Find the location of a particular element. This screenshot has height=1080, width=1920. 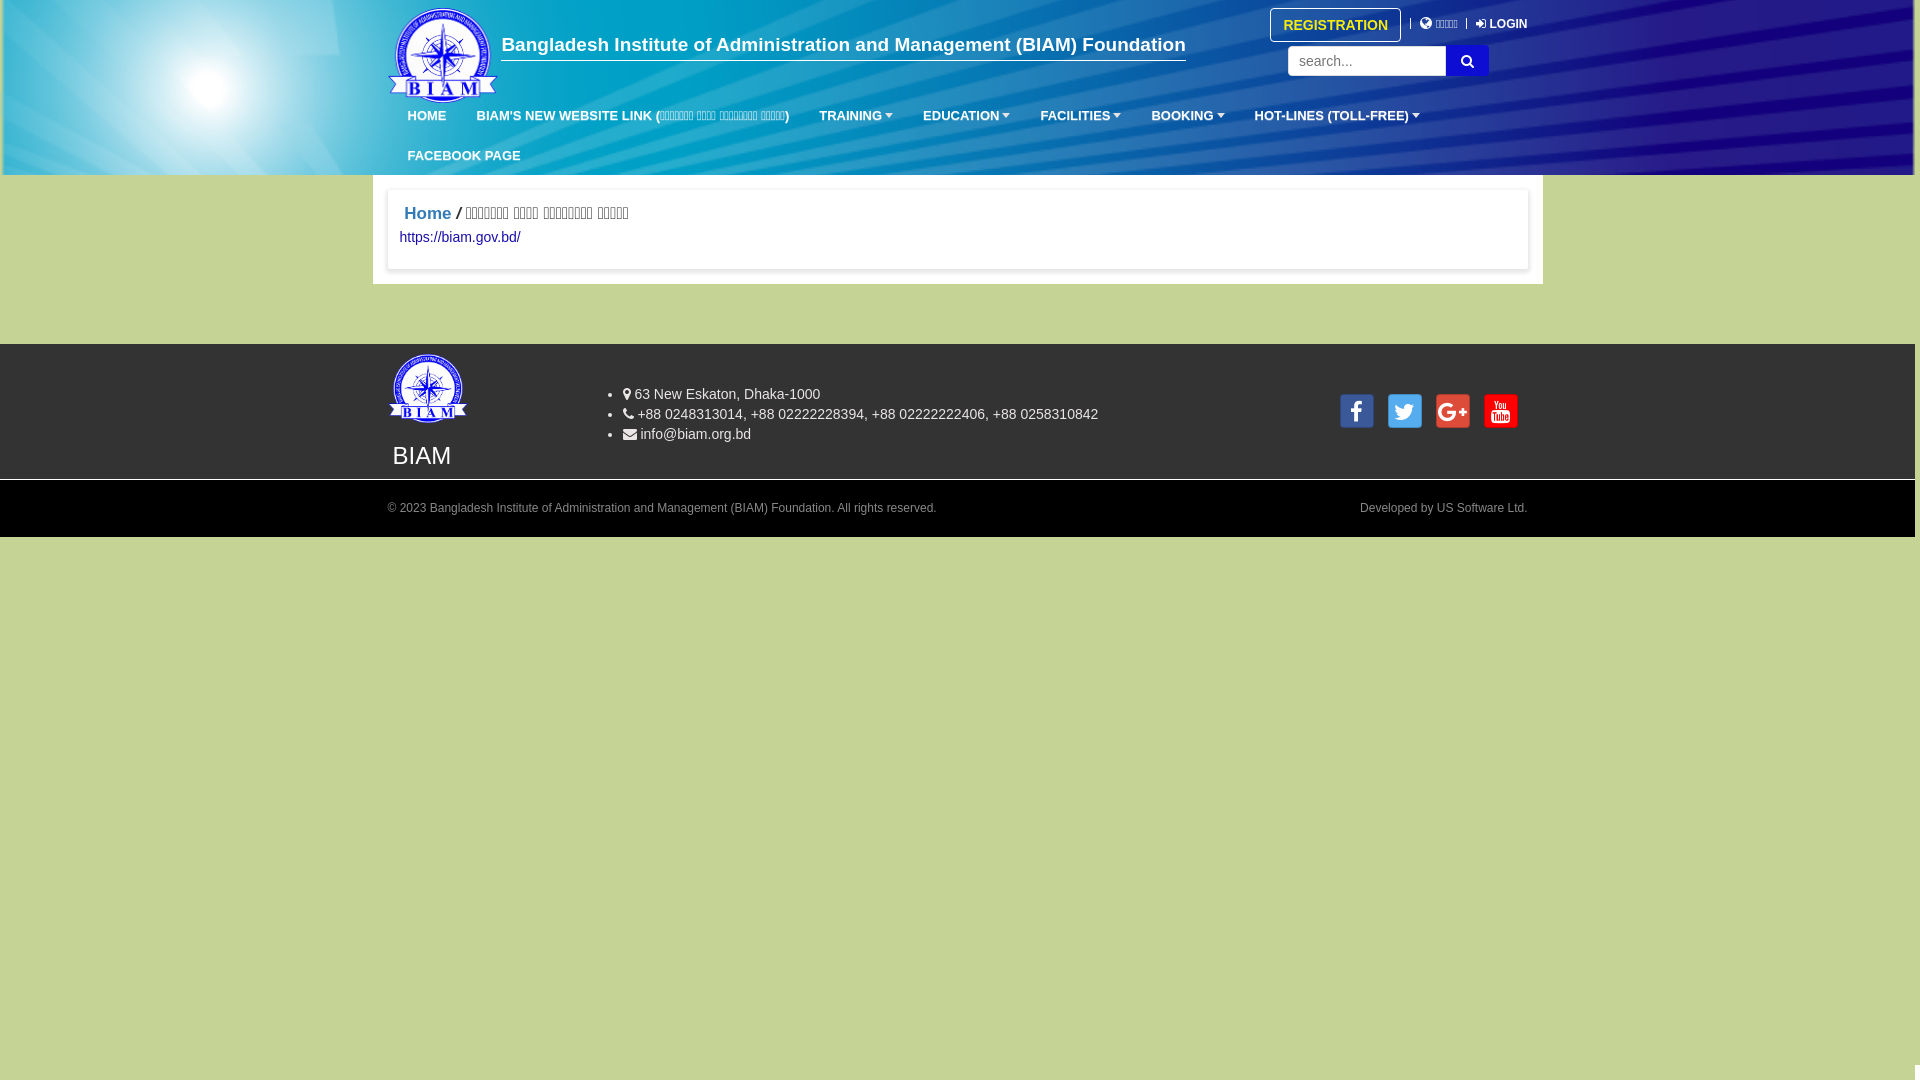

'TRAINING' is located at coordinates (850, 116).